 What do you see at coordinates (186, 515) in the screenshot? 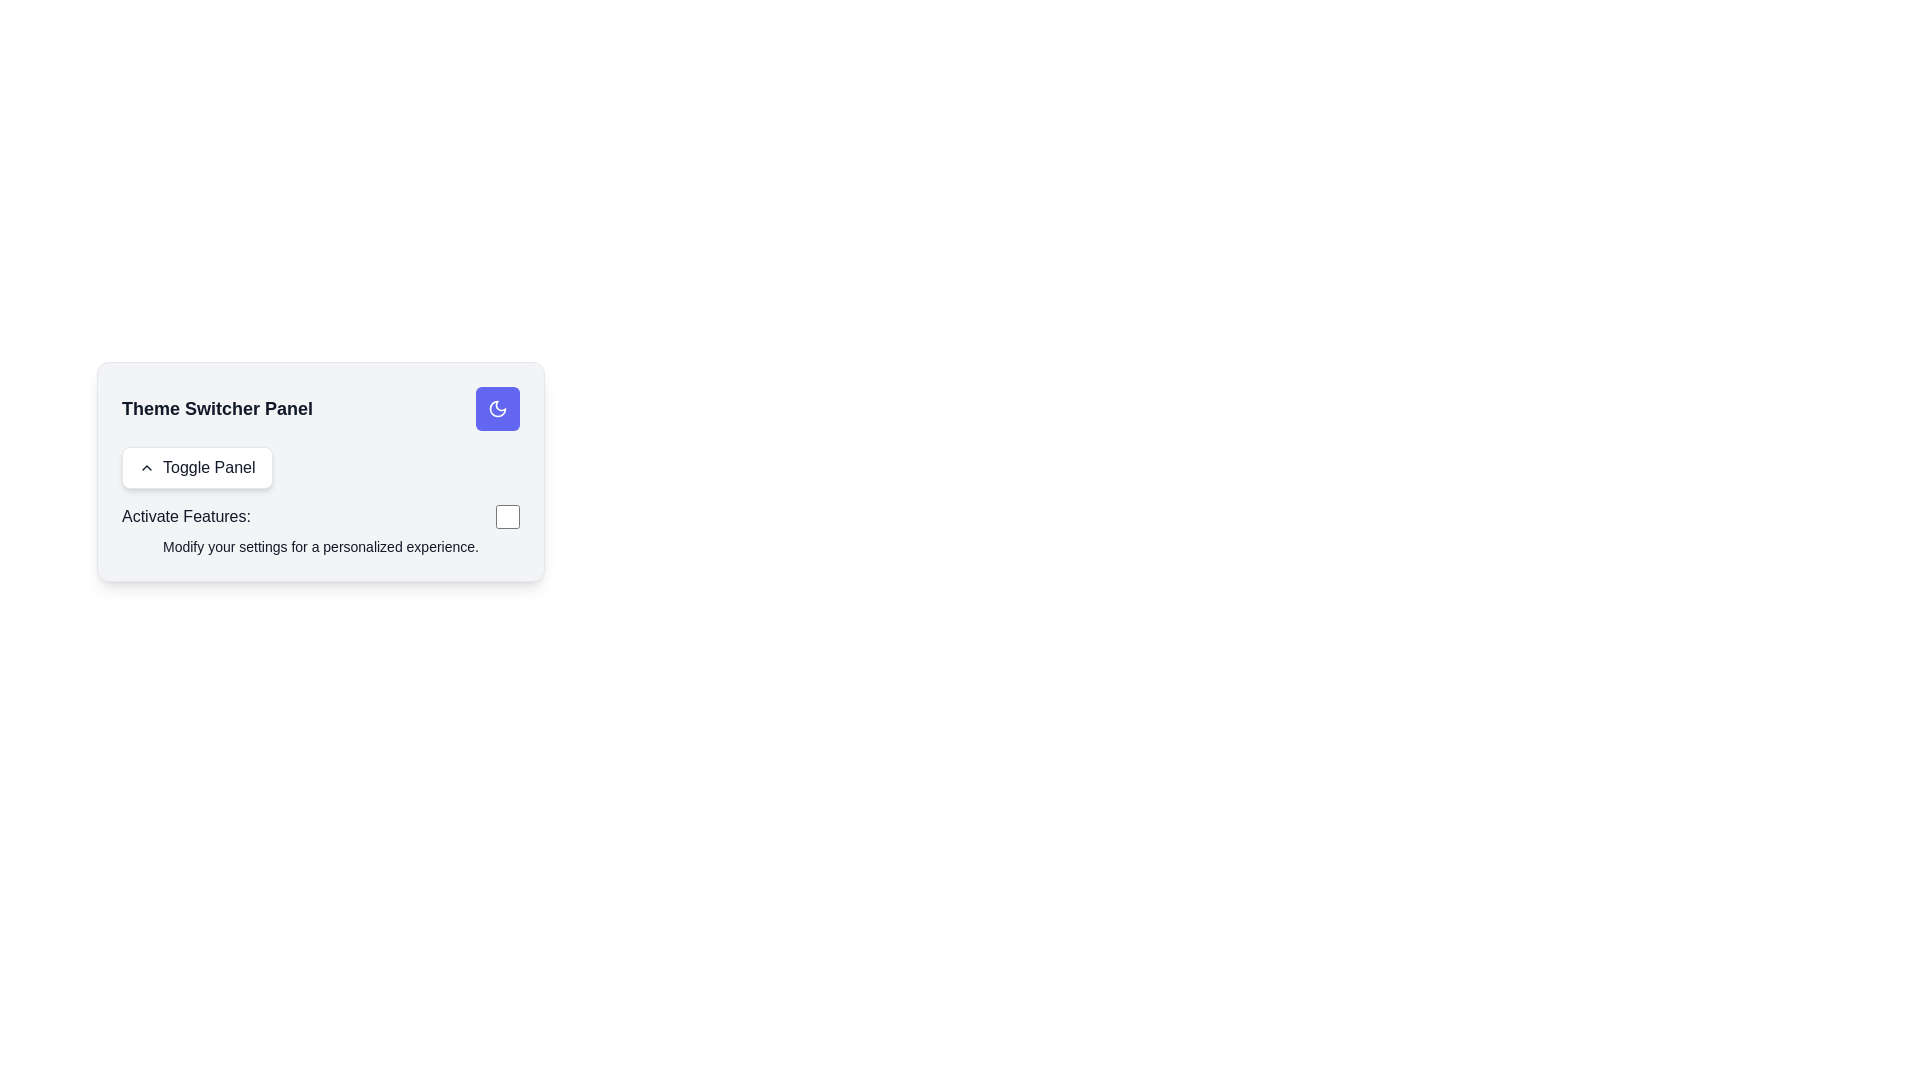
I see `the static text label 'Activate Features:' which is styled in bold and positioned next to a checkbox in the 'Theme Switcher Panel'` at bounding box center [186, 515].